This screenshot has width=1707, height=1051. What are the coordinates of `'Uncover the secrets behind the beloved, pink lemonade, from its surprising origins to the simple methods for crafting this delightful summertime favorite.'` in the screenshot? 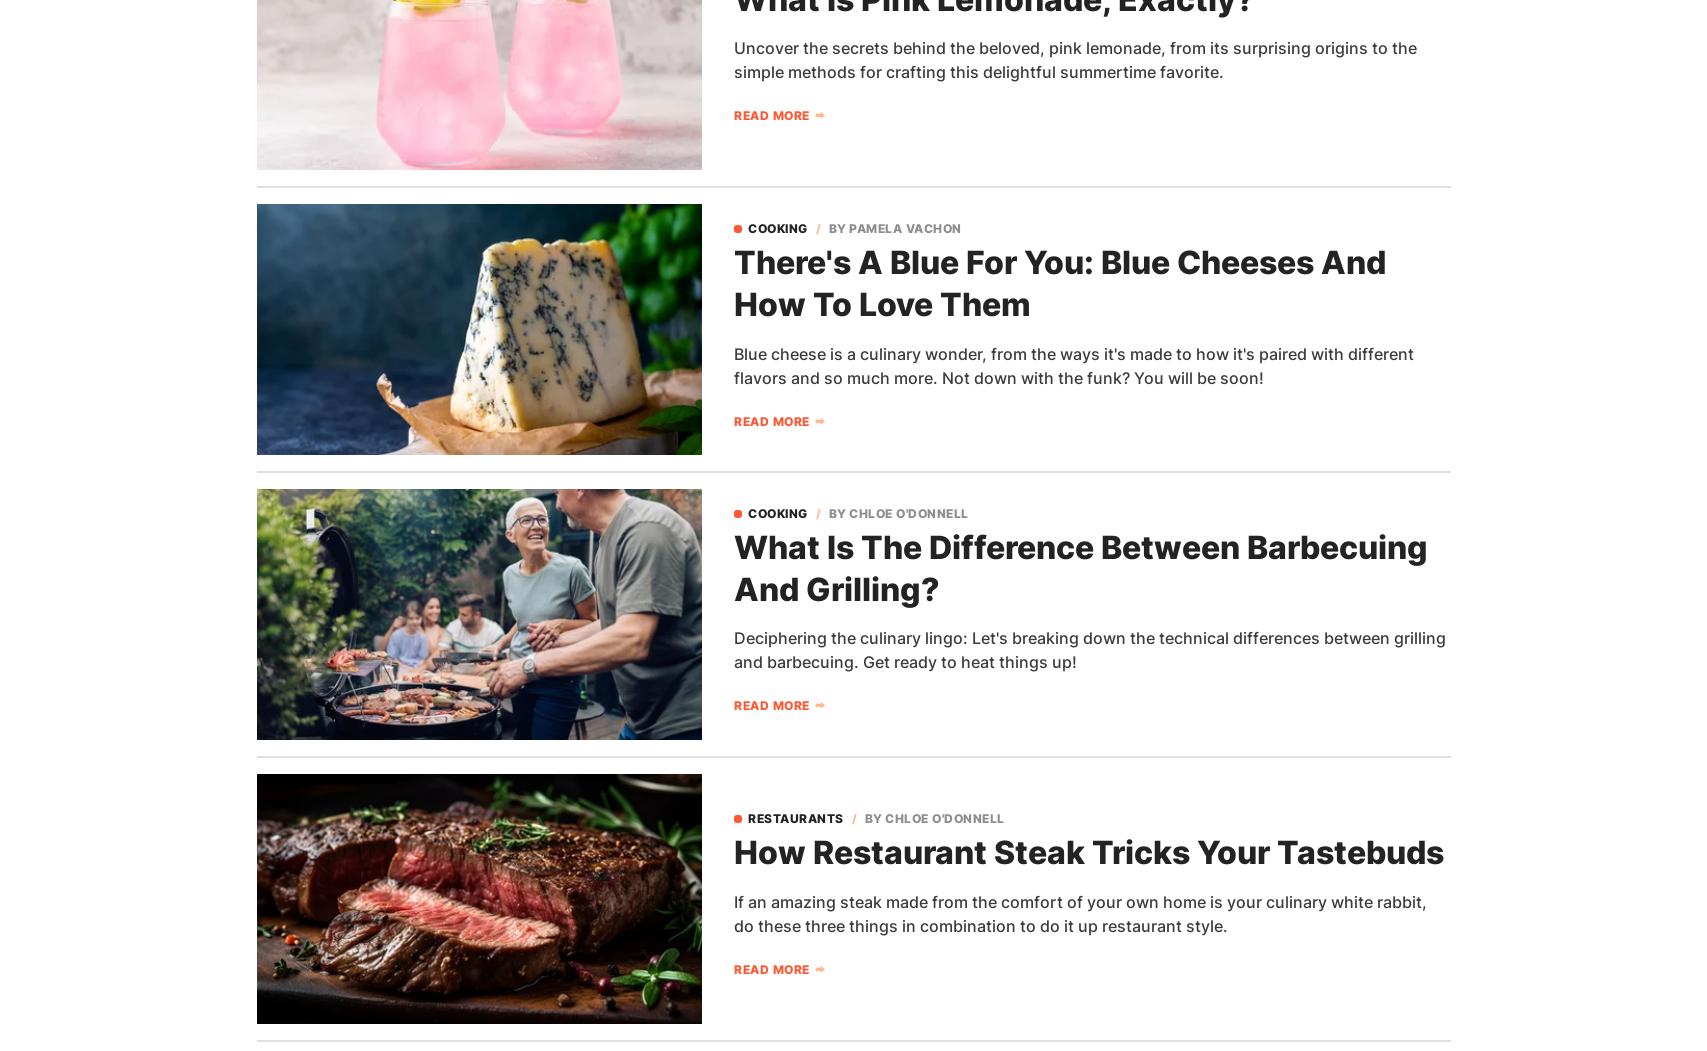 It's located at (734, 59).